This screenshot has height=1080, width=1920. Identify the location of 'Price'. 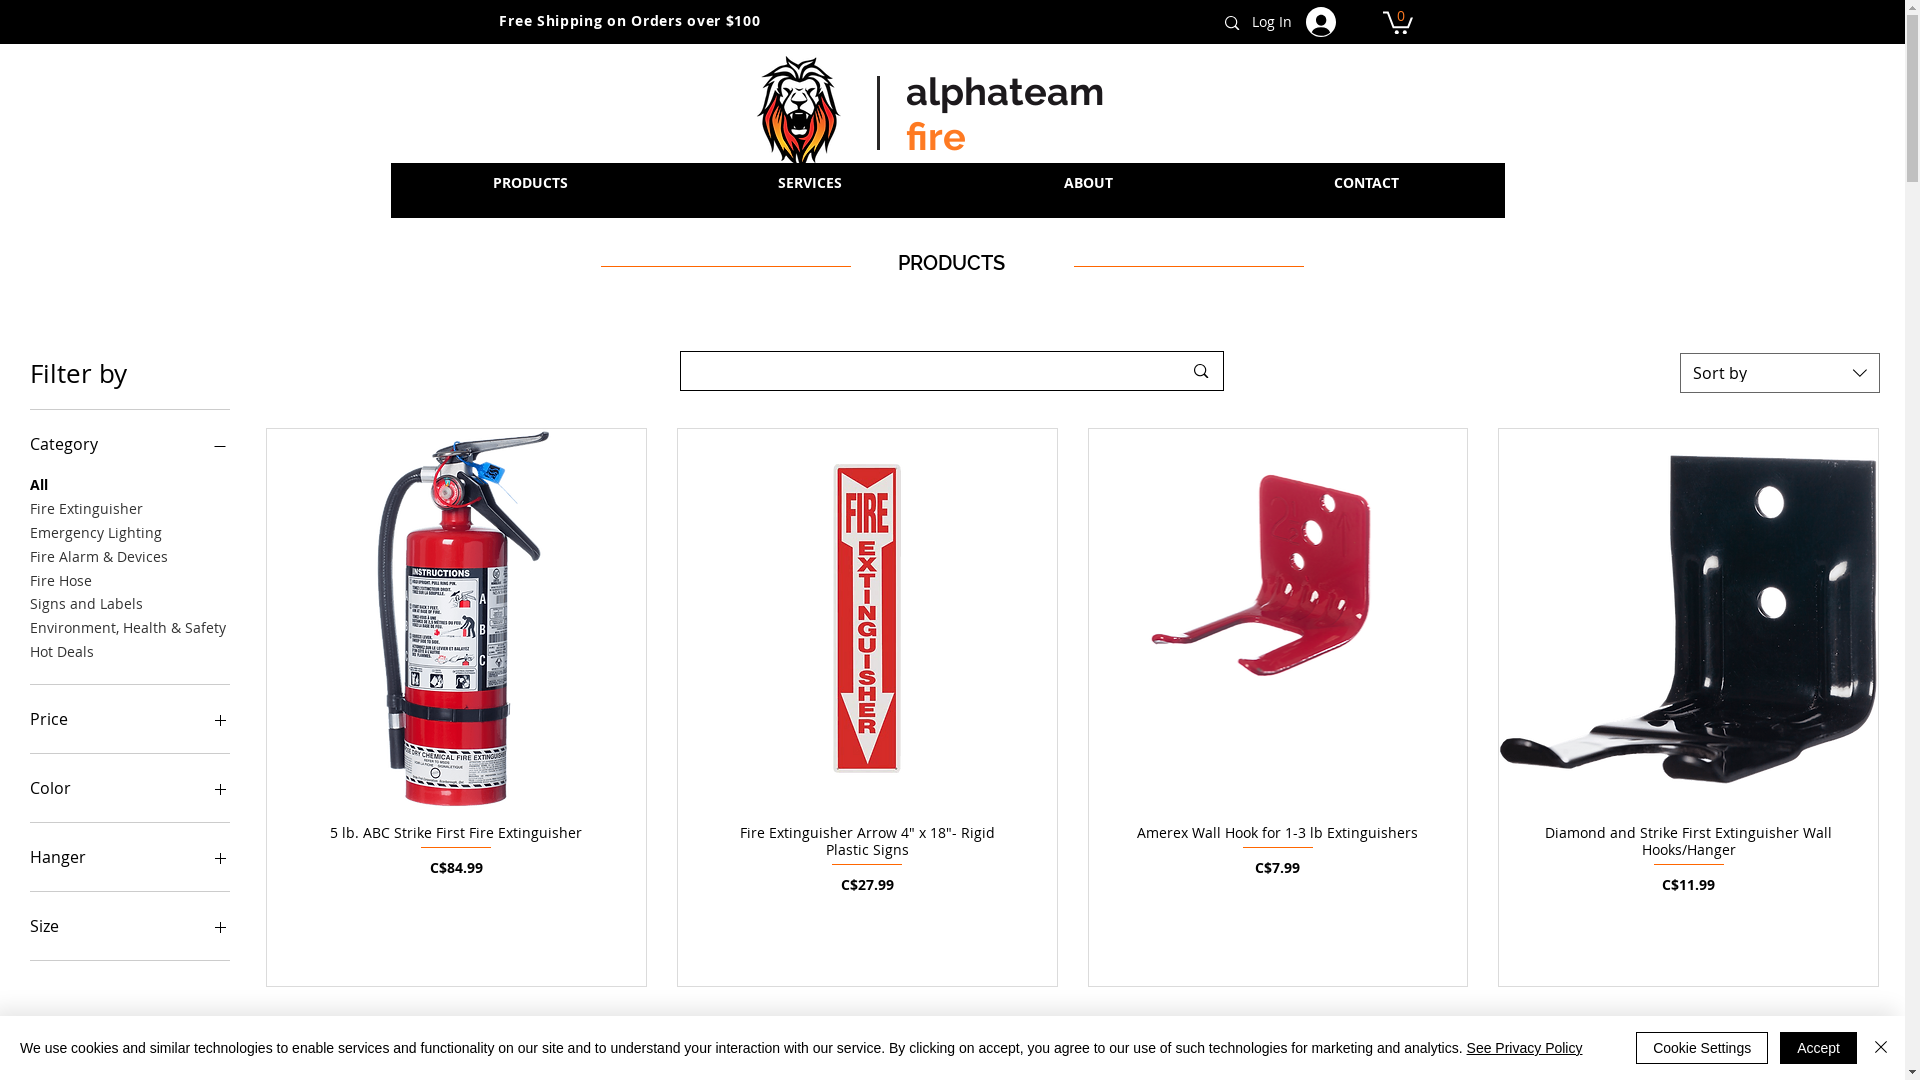
(128, 717).